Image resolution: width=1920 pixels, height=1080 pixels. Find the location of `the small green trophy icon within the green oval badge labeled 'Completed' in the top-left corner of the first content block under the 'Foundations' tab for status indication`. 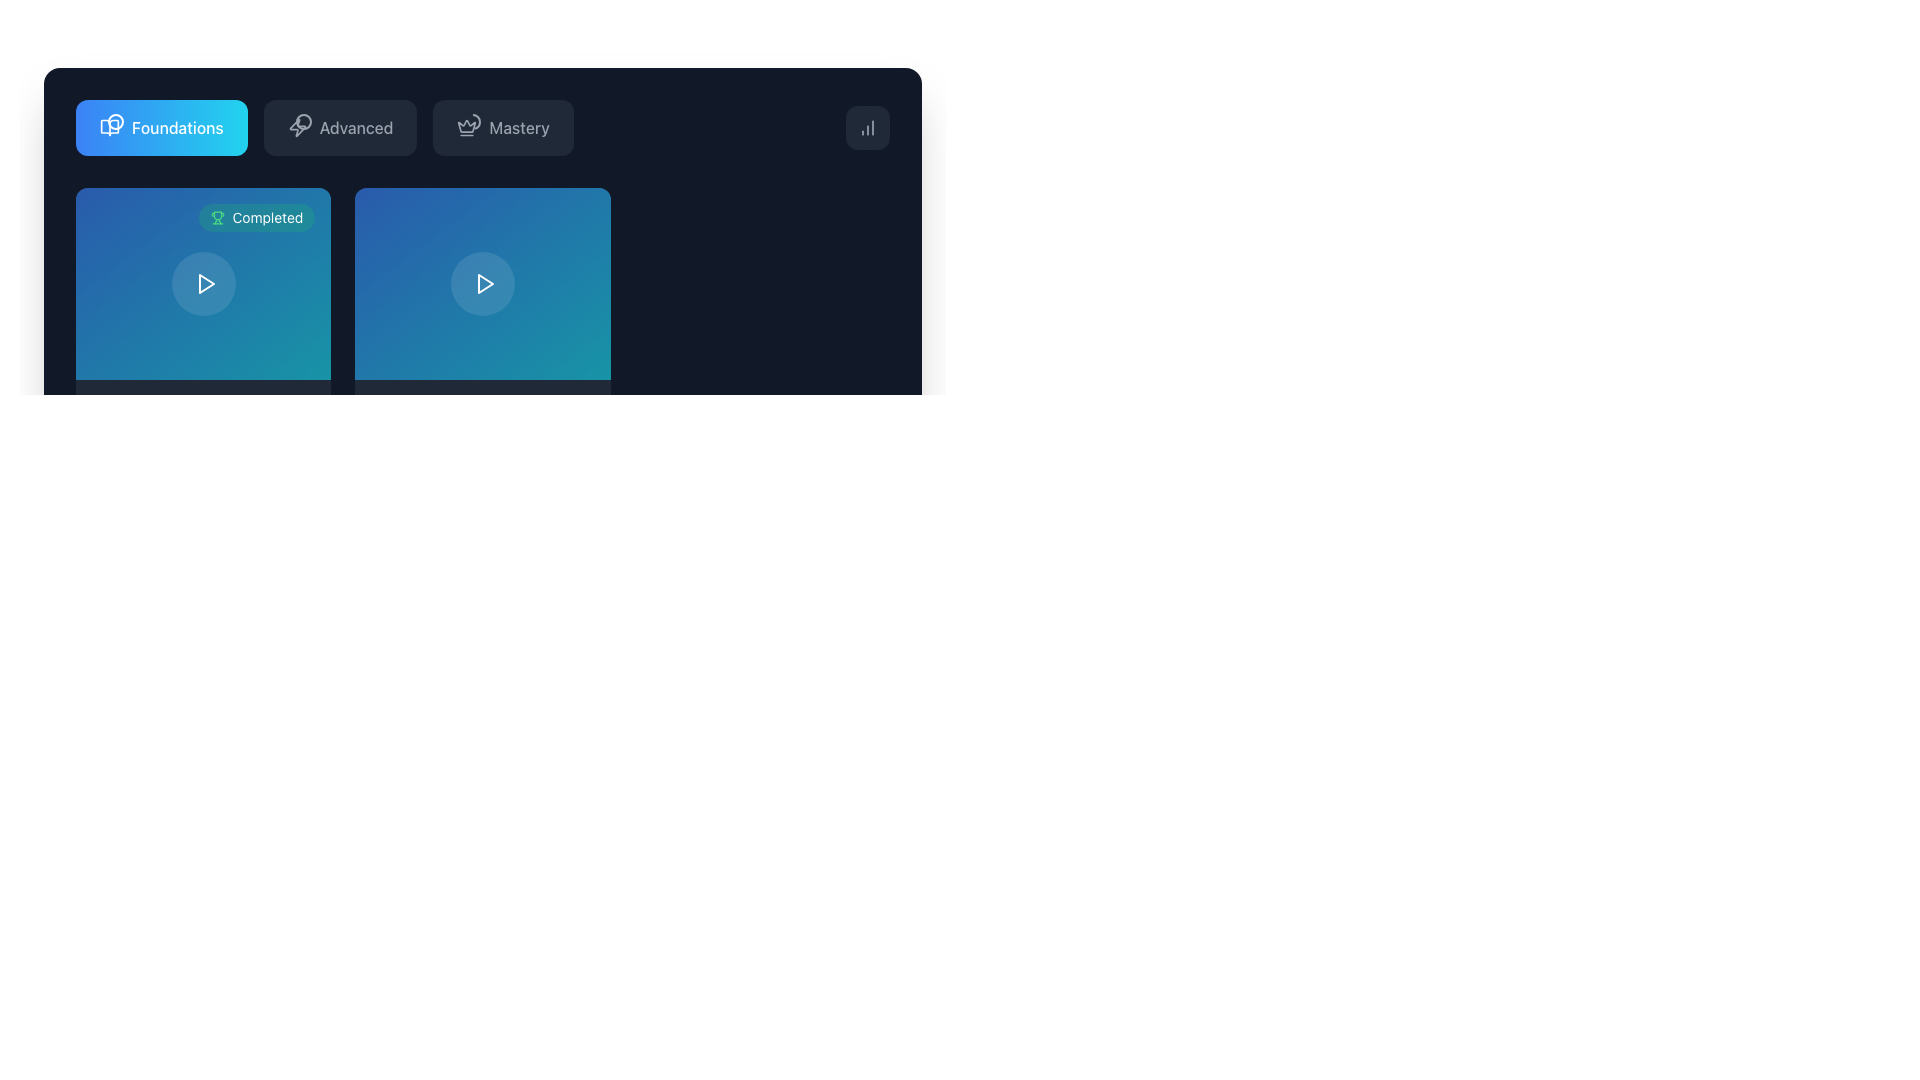

the small green trophy icon within the green oval badge labeled 'Completed' in the top-left corner of the first content block under the 'Foundations' tab for status indication is located at coordinates (217, 218).